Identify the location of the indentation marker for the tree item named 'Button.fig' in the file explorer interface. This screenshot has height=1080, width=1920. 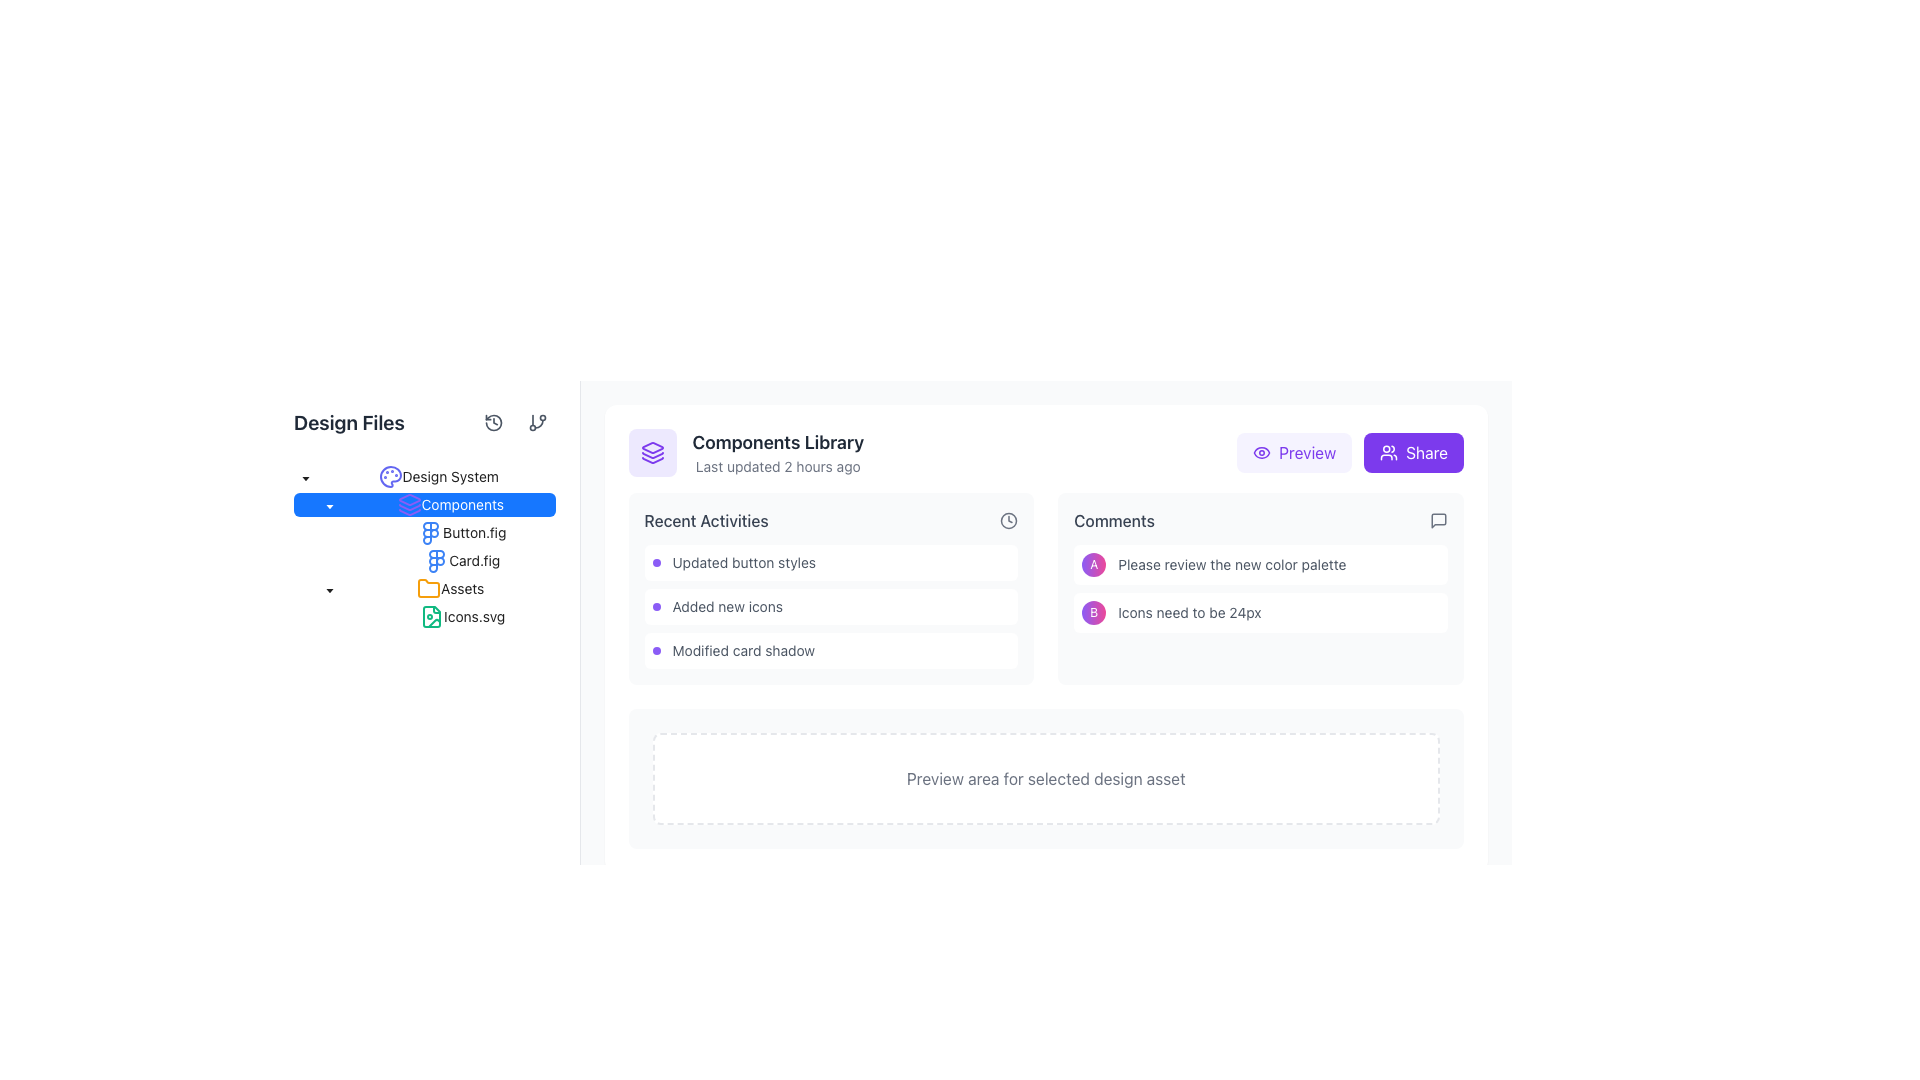
(316, 531).